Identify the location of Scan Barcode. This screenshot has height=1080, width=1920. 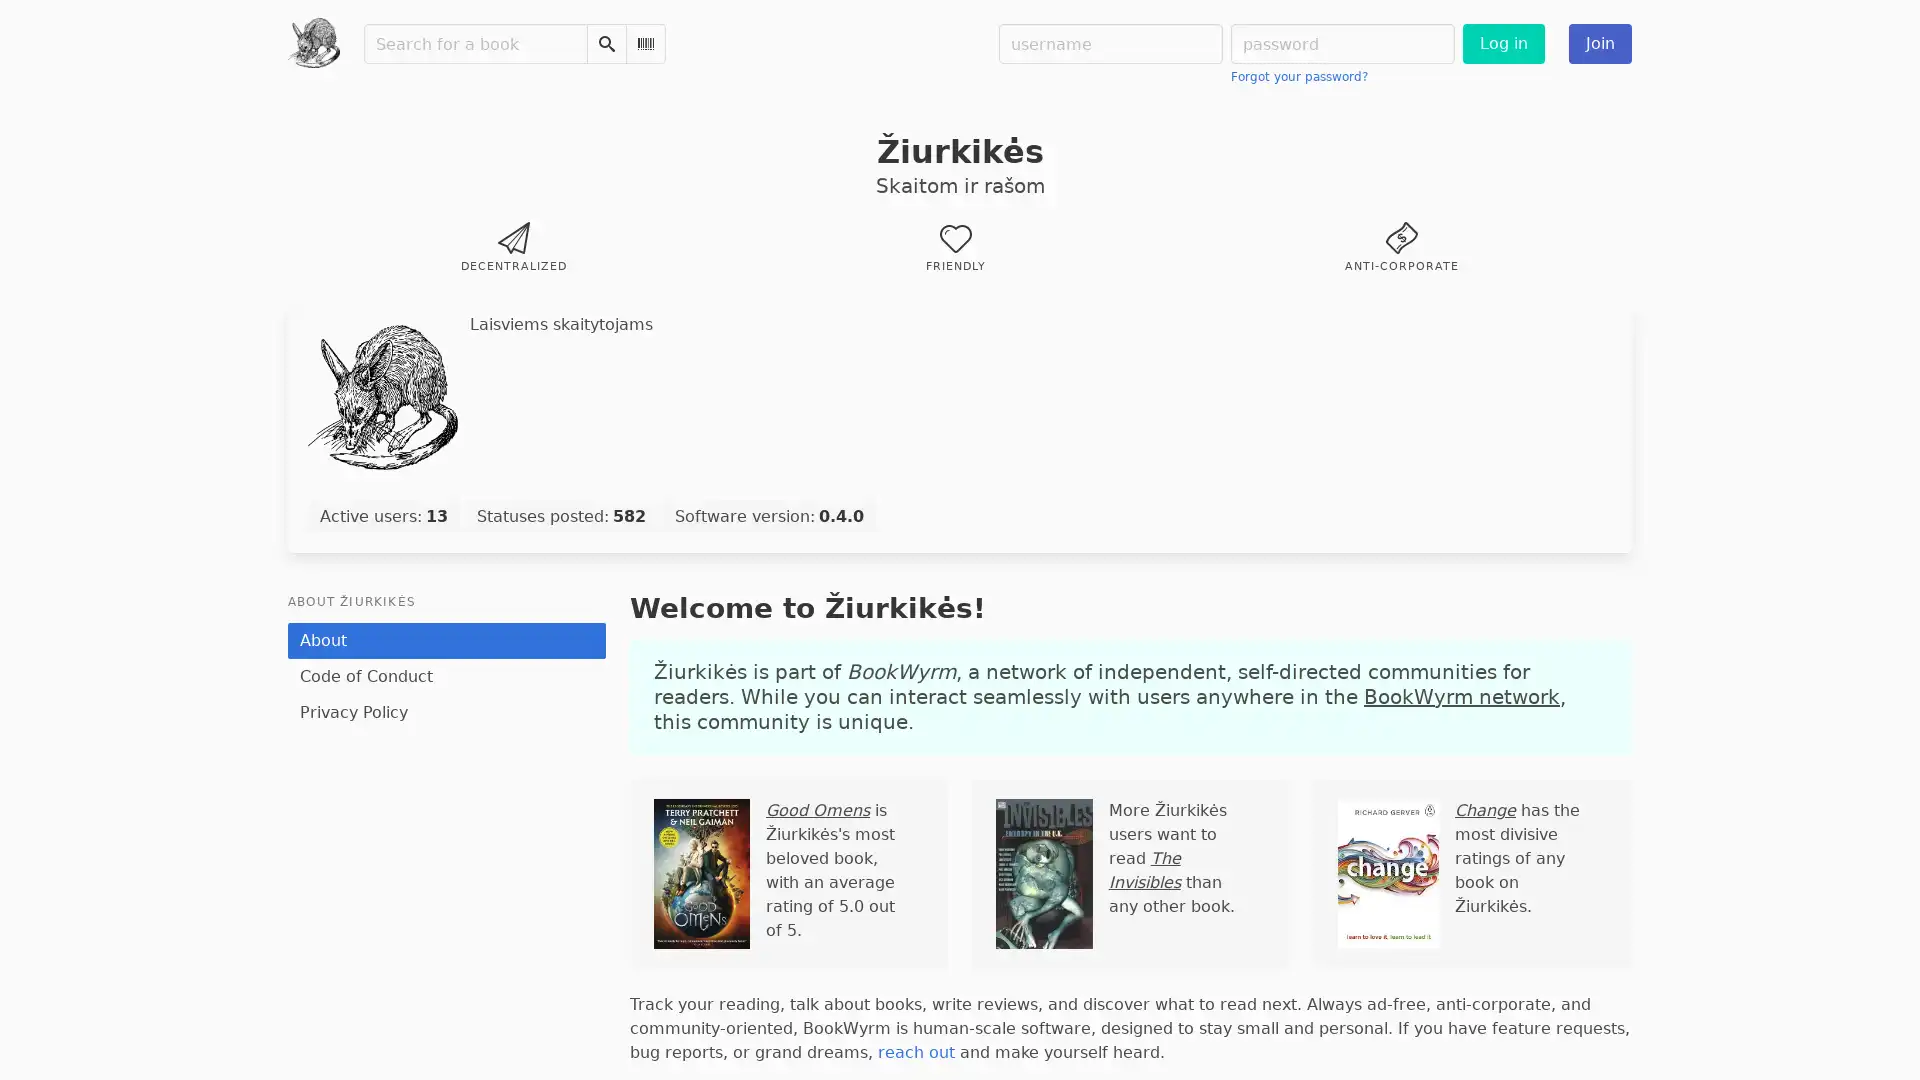
(644, 43).